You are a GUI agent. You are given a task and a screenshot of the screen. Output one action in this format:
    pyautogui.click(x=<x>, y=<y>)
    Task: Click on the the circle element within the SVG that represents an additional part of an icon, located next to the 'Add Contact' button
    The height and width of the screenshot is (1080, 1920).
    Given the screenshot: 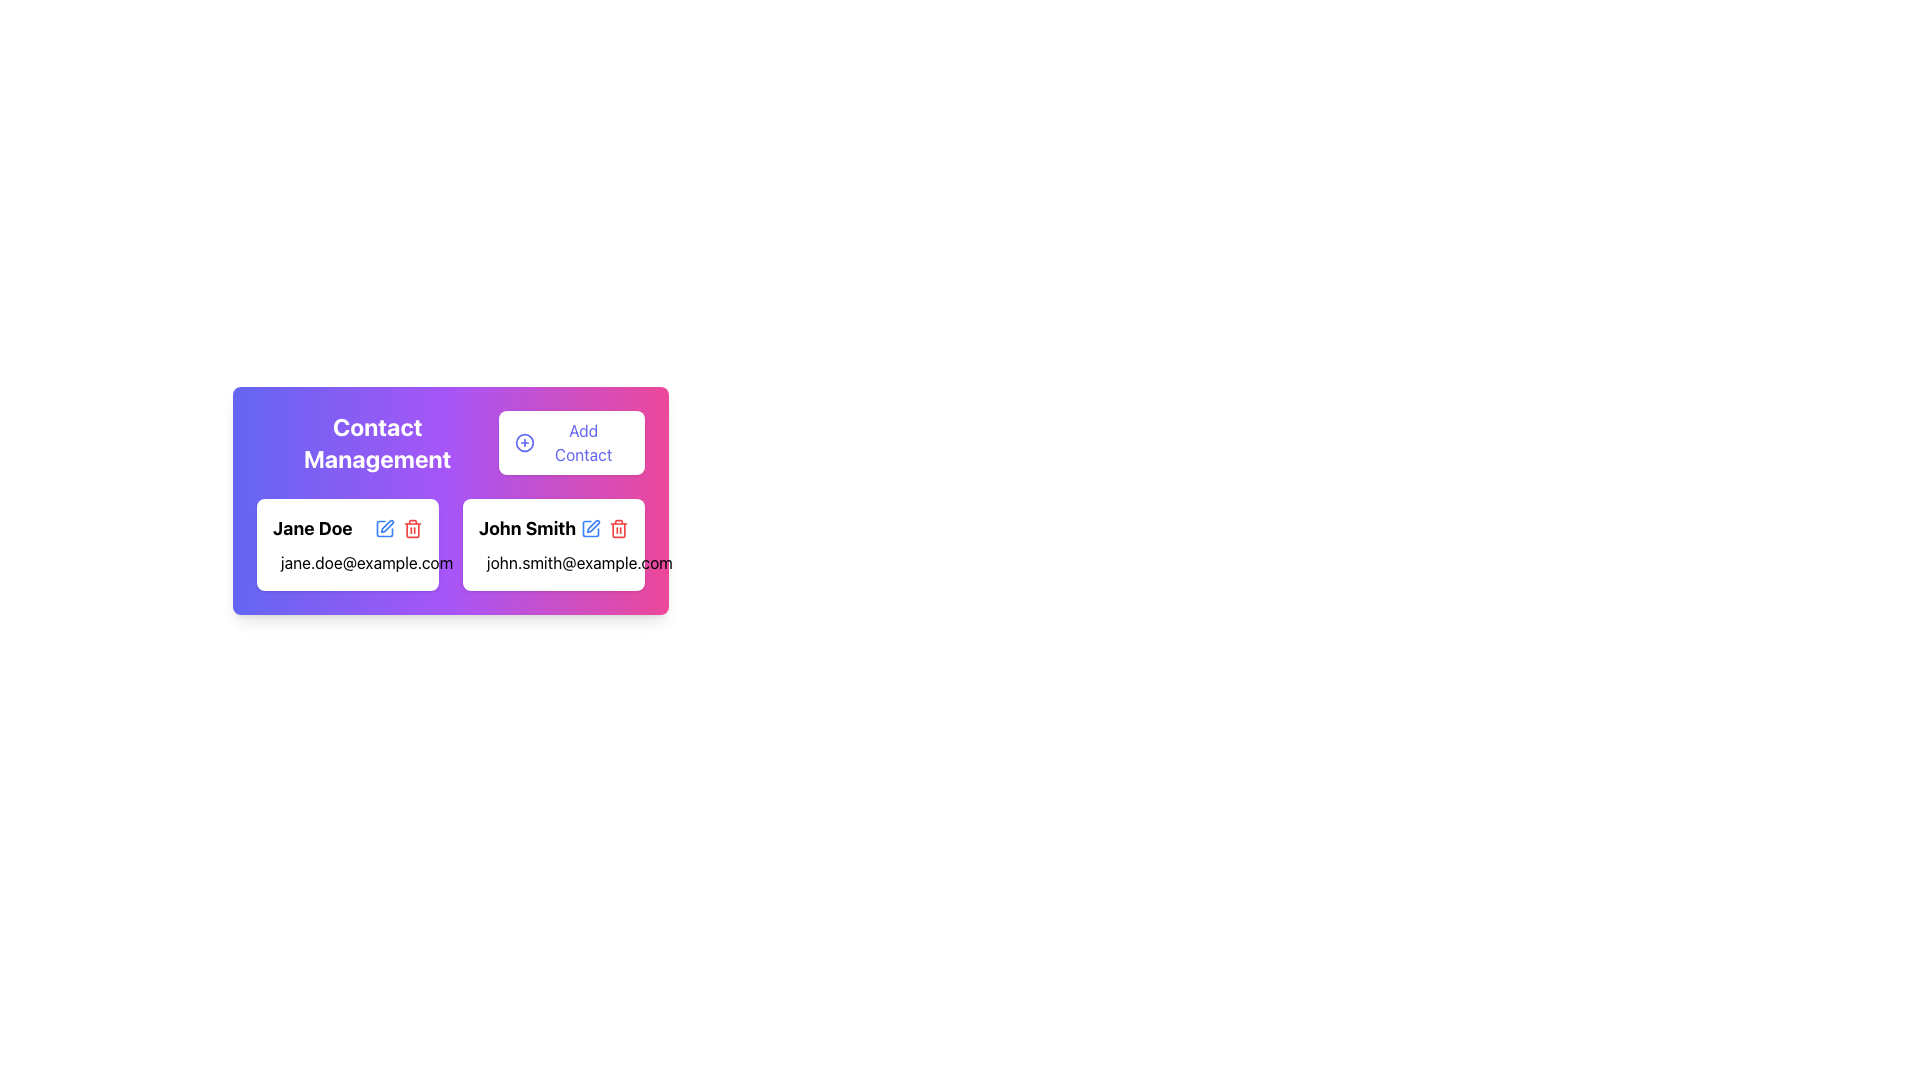 What is the action you would take?
    pyautogui.click(x=524, y=442)
    